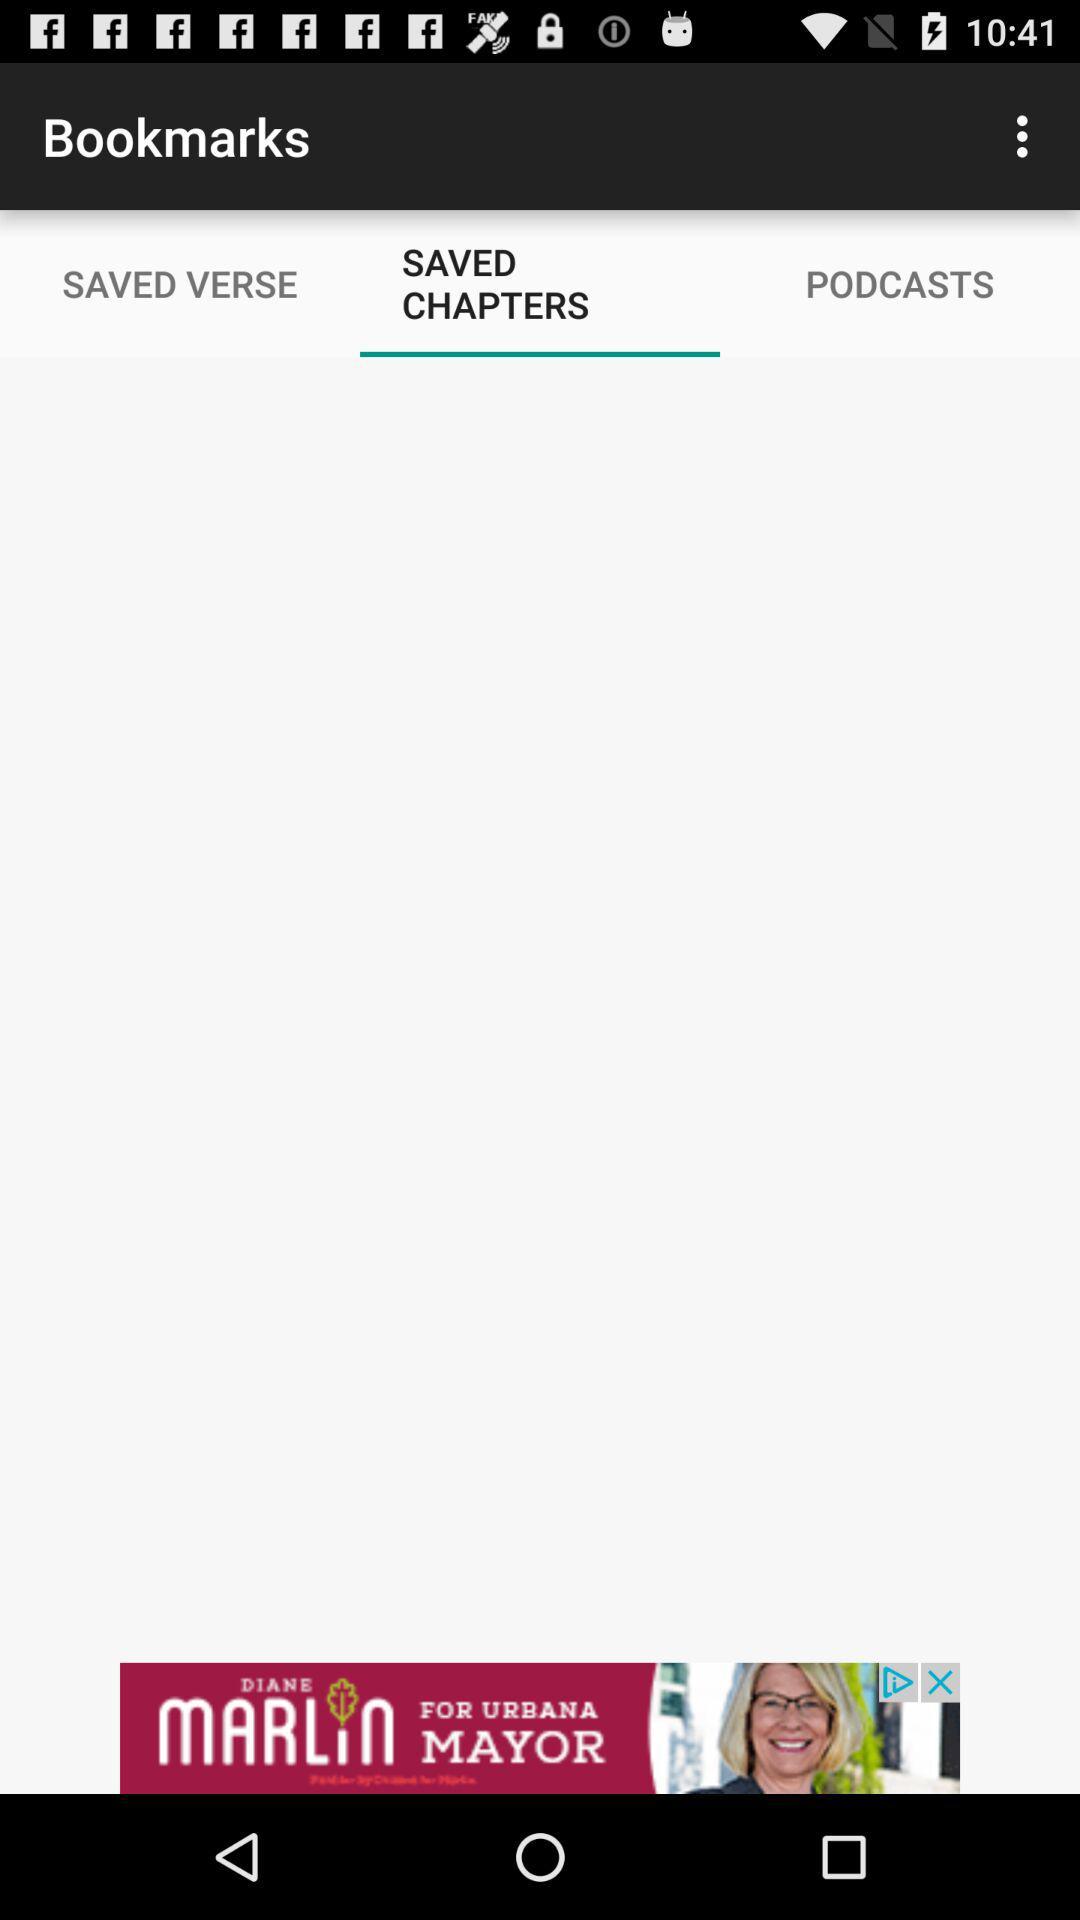 This screenshot has width=1080, height=1920. Describe the element at coordinates (540, 1727) in the screenshot. I see `adverstment option` at that location.